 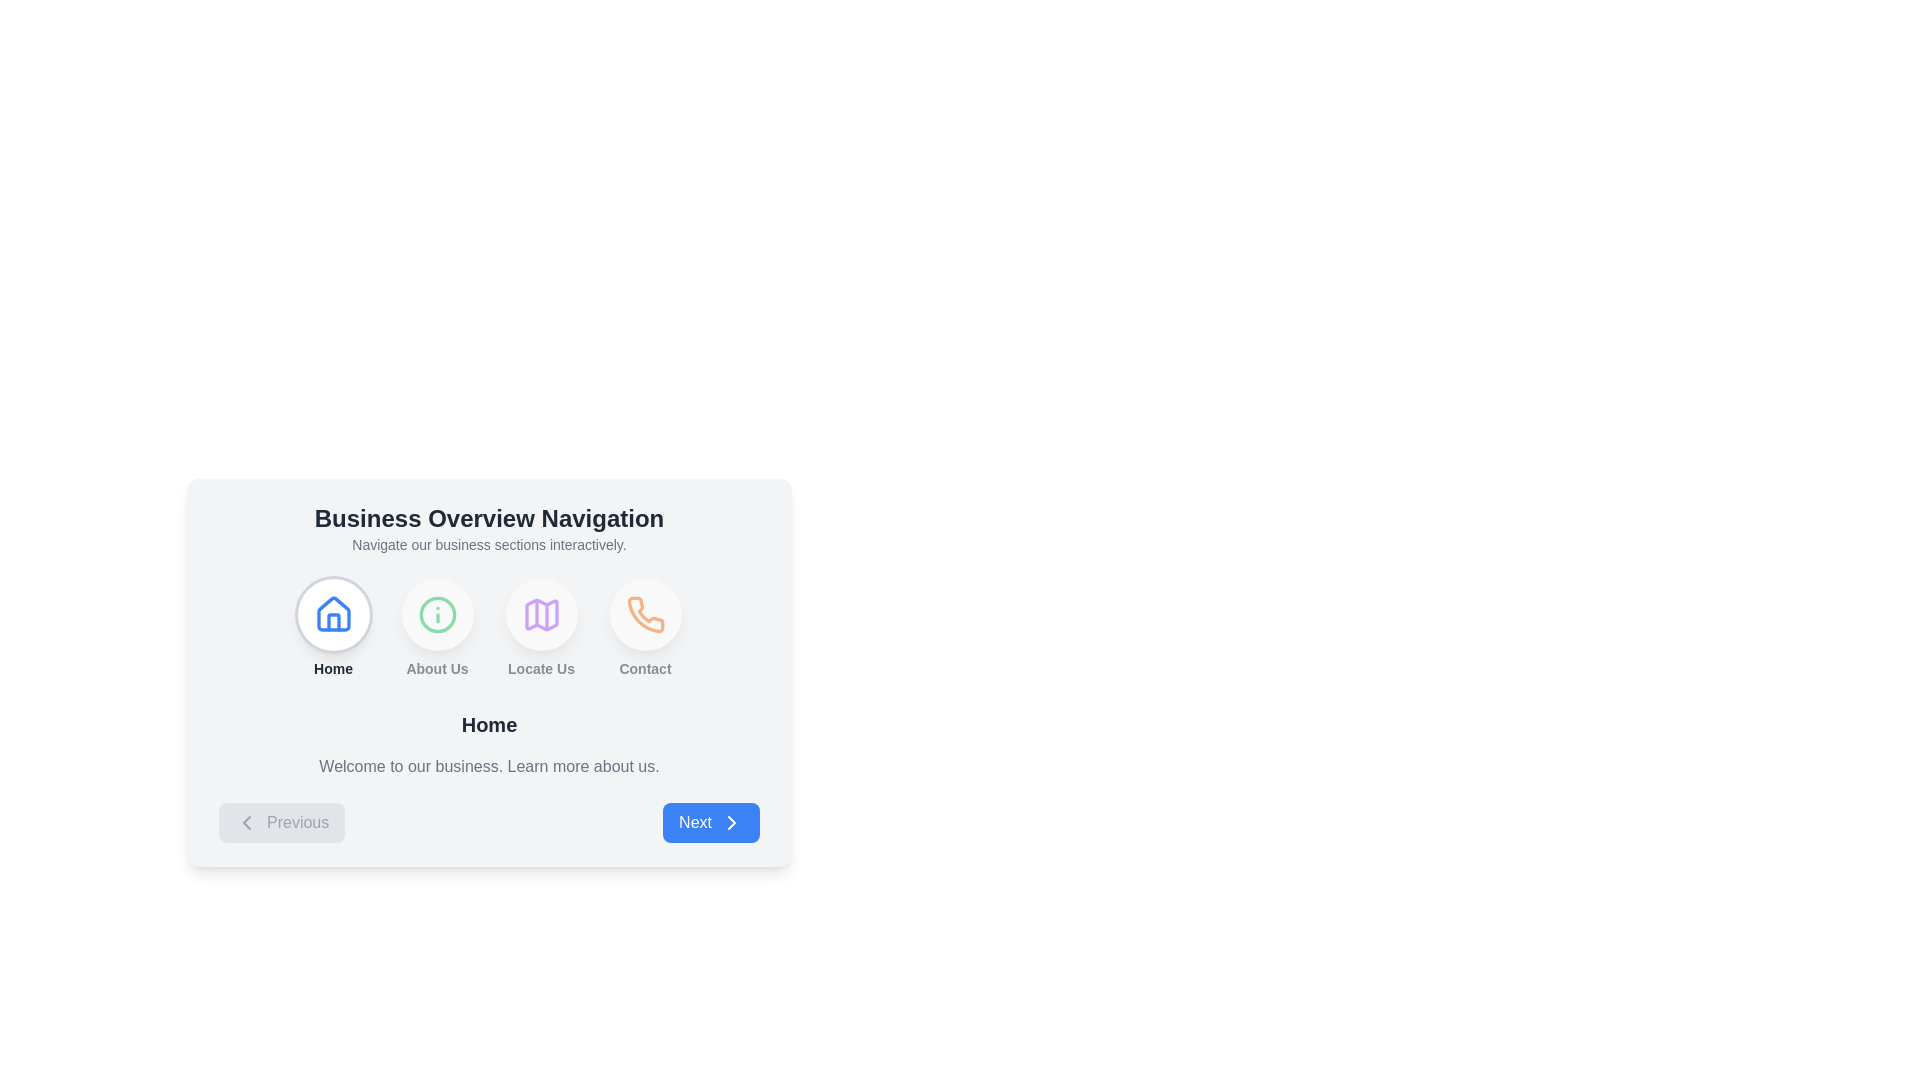 What do you see at coordinates (489, 544) in the screenshot?
I see `the descriptive subtitle text located centrally below the 'Business Overview Navigation' title, which provides contextual information about business navigation tools` at bounding box center [489, 544].